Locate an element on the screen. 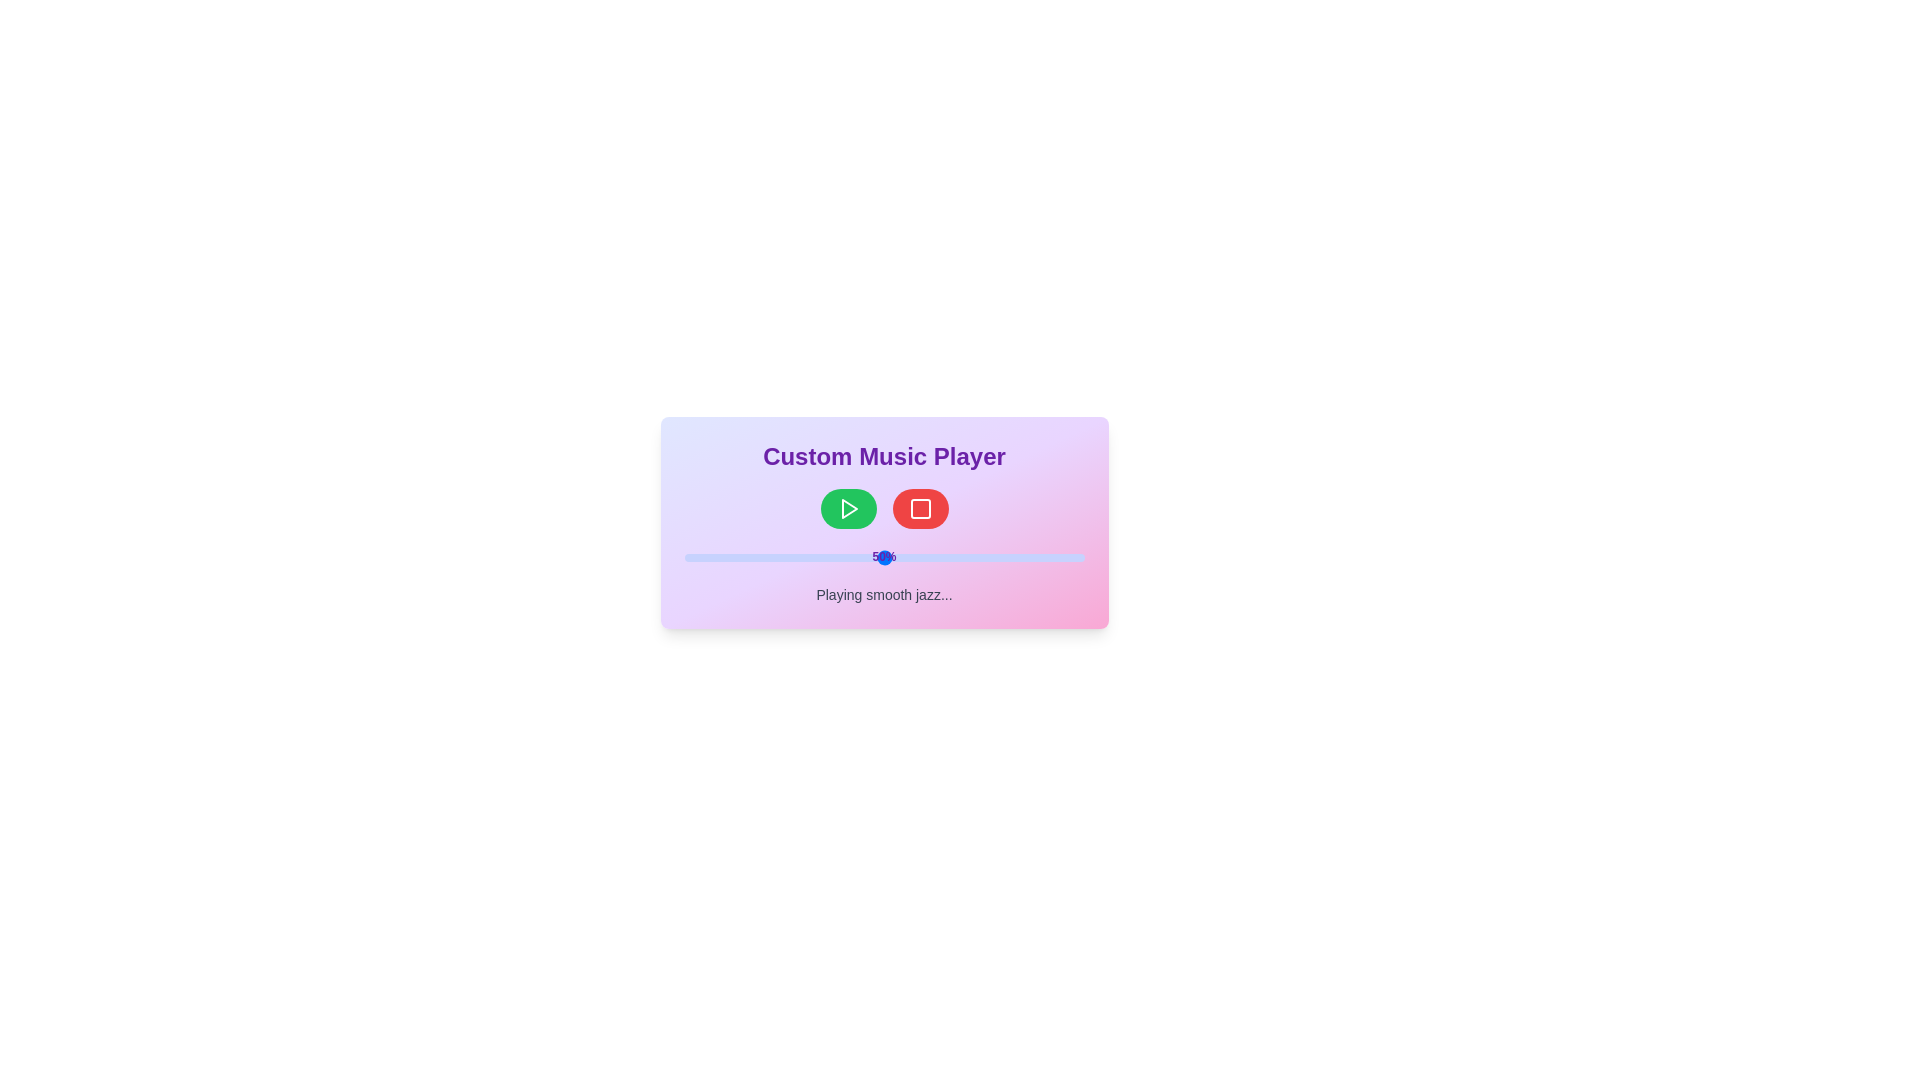 This screenshot has width=1920, height=1080. the slider is located at coordinates (1012, 558).